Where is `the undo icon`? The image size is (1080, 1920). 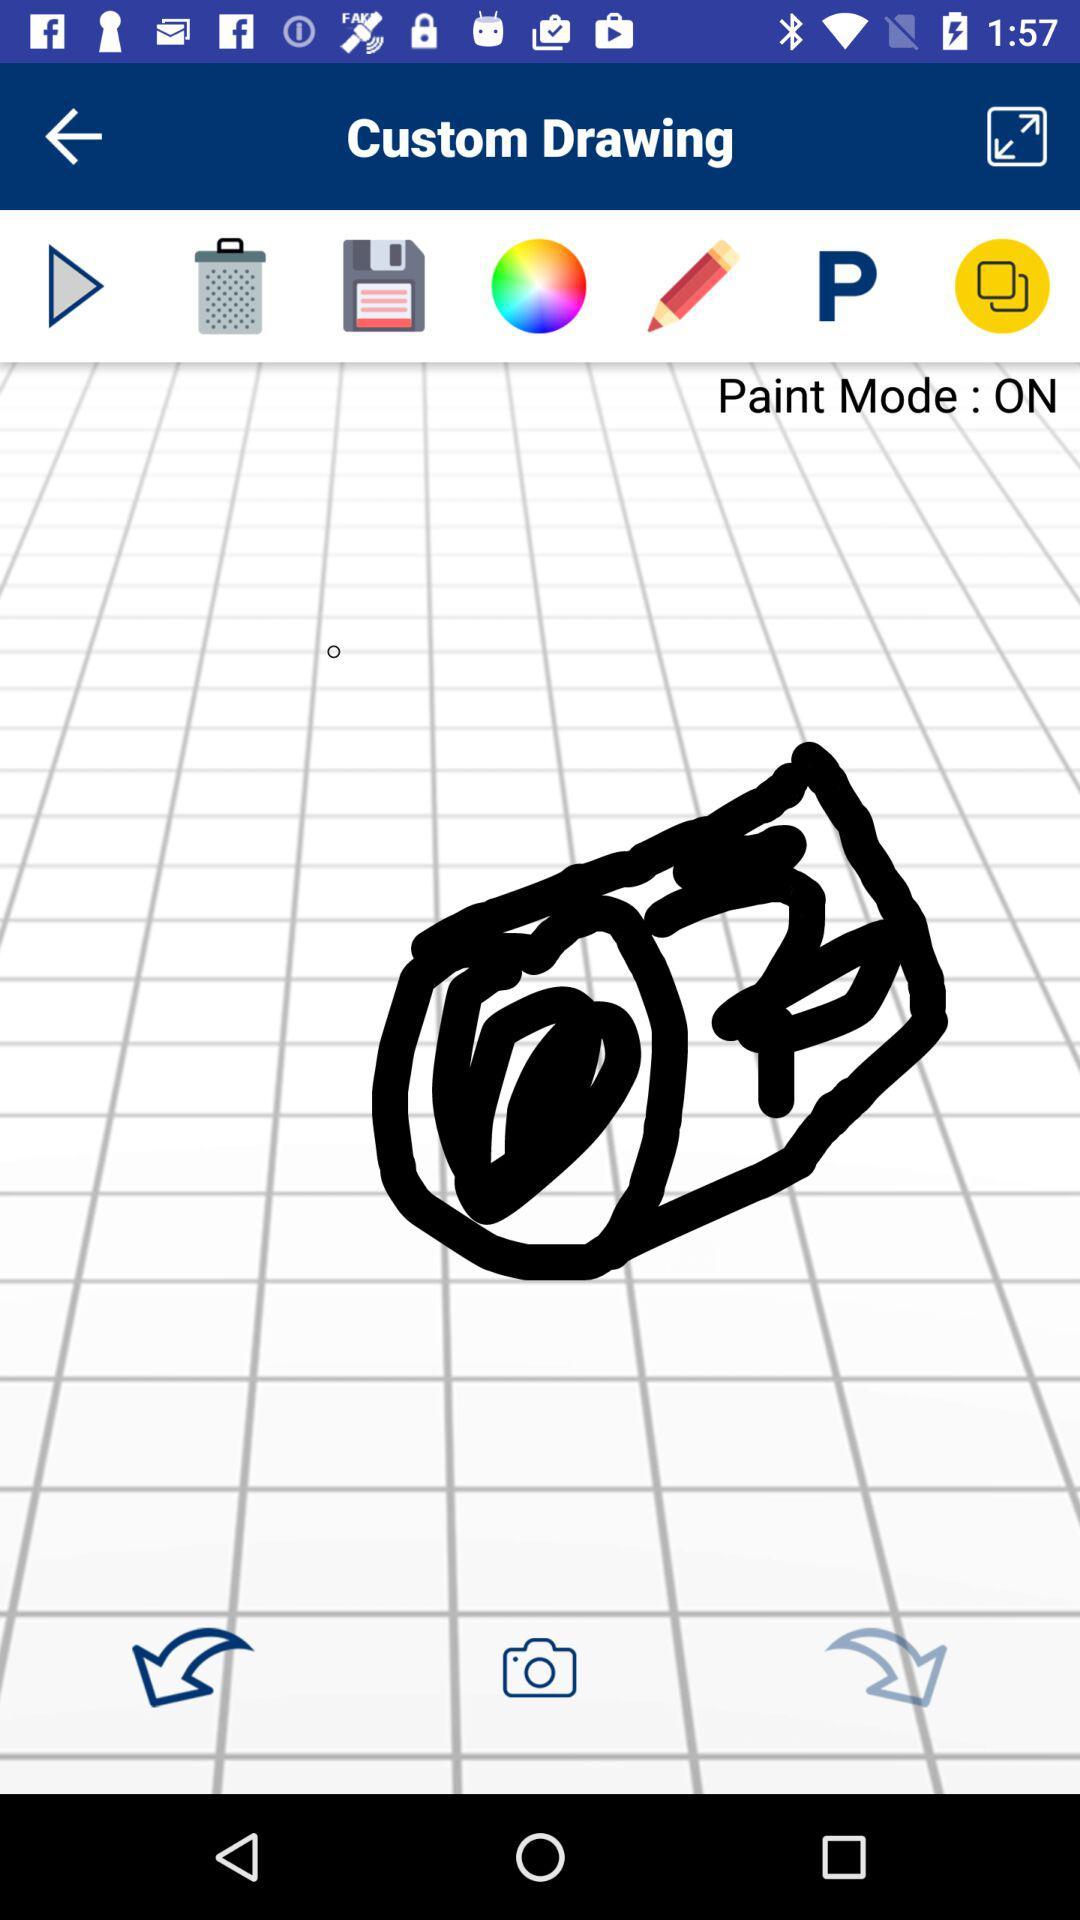 the undo icon is located at coordinates (193, 1668).